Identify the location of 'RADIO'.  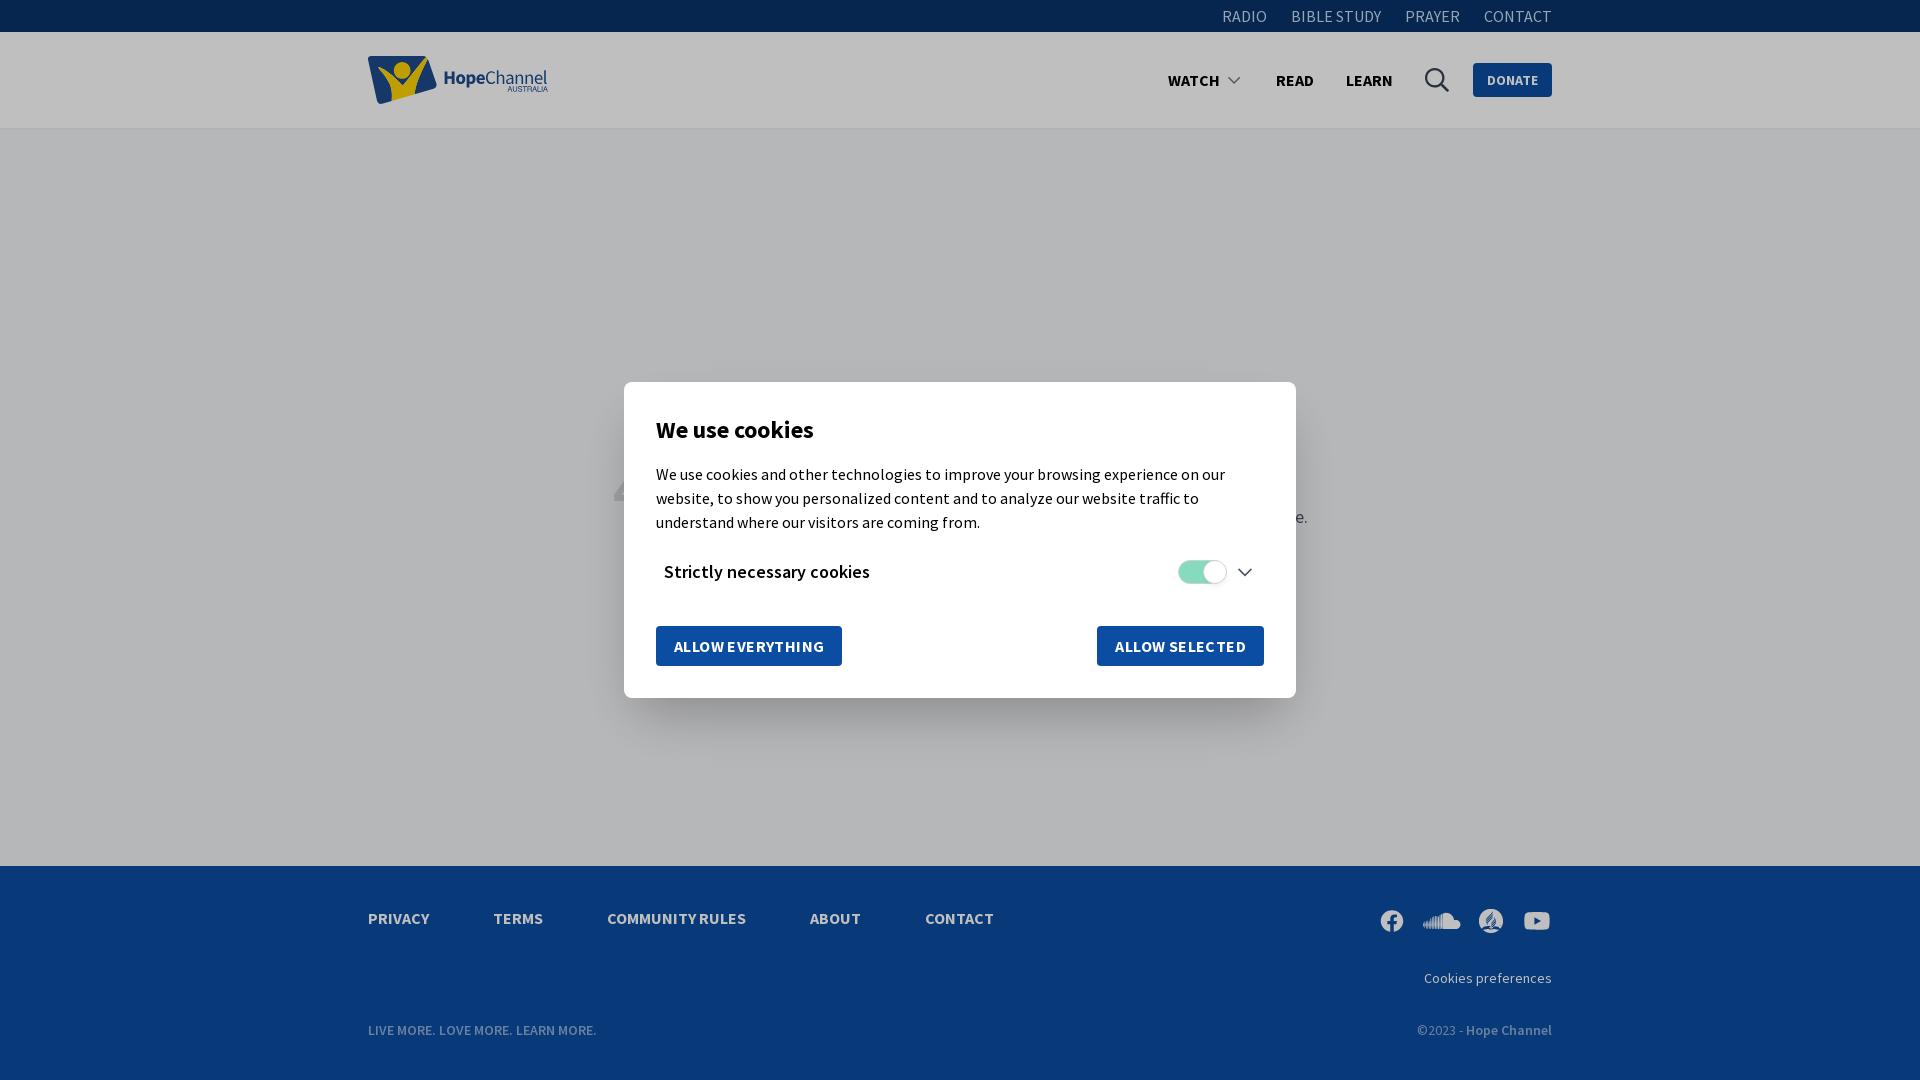
(1221, 15).